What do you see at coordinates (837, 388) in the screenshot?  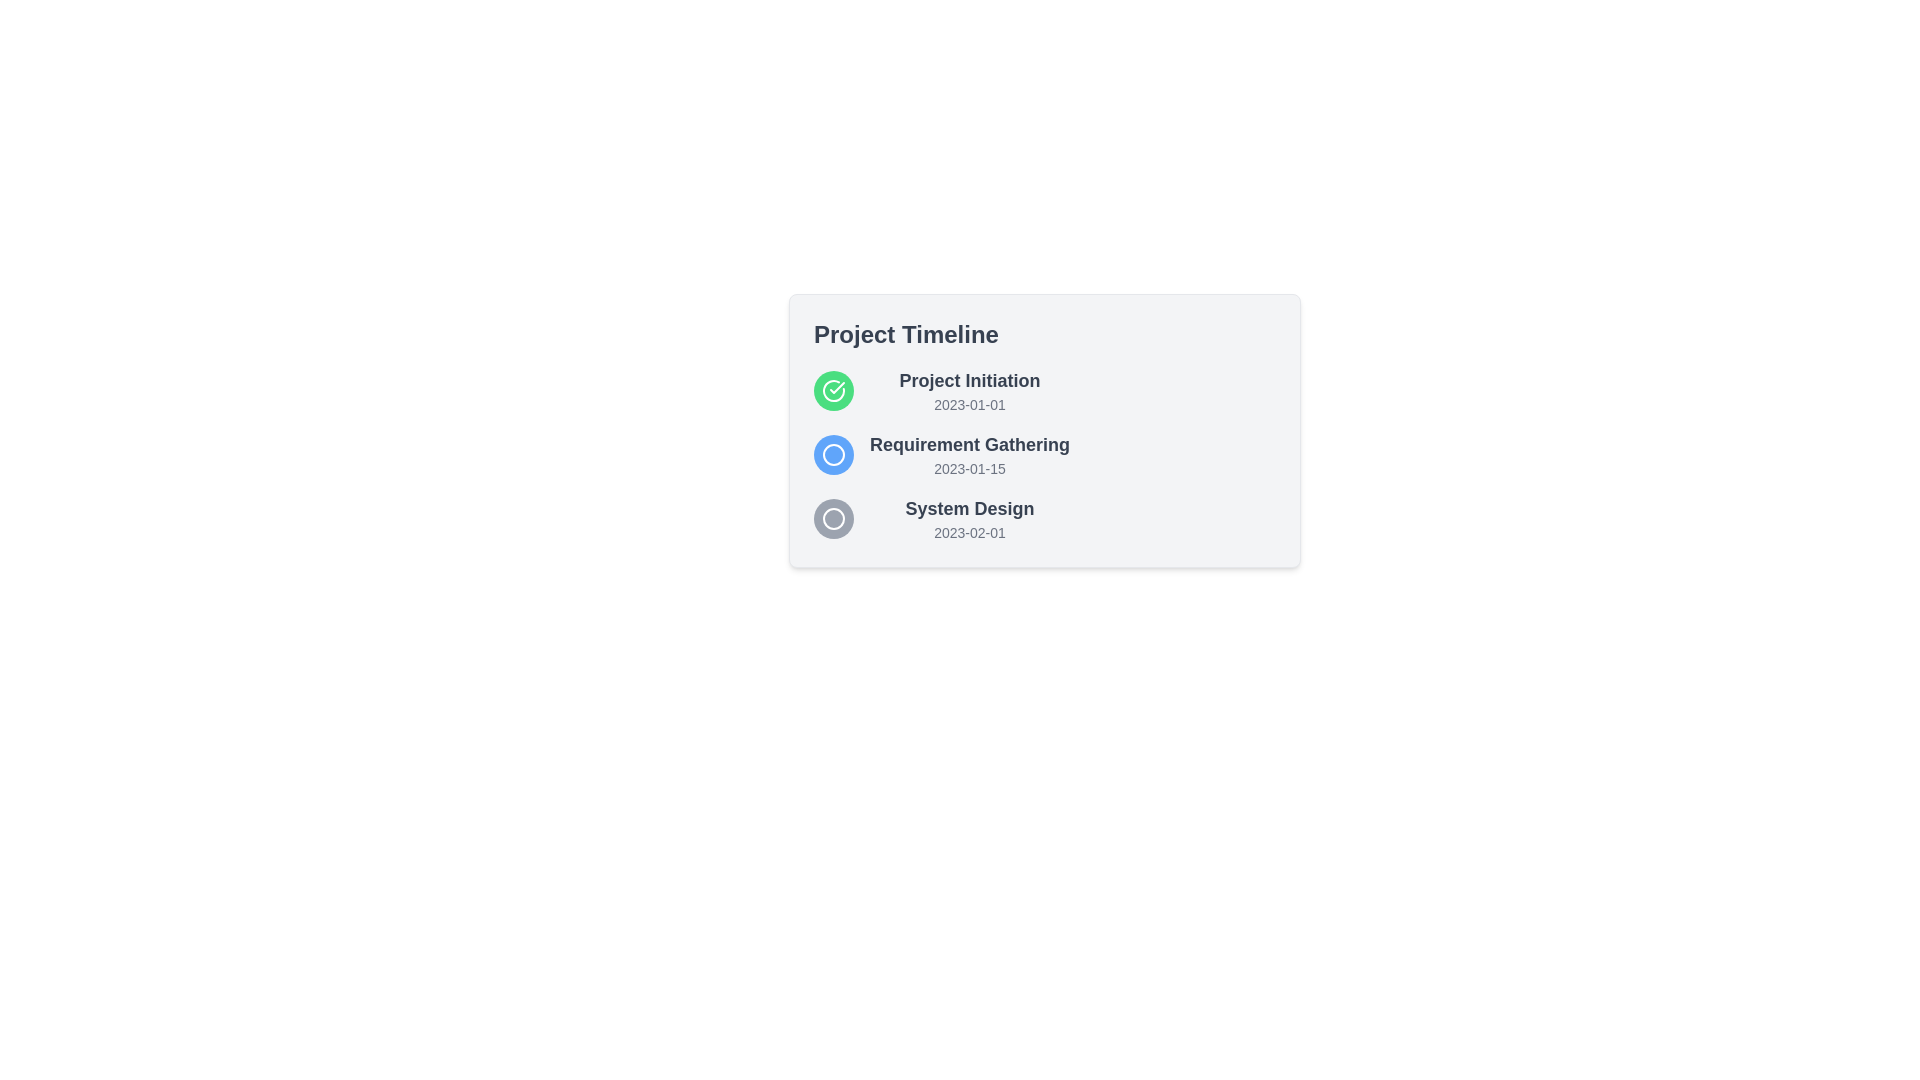 I see `the checkmark icon in the SVG graphic that is adjacent to the 'Project Initiation' entry in the timeline` at bounding box center [837, 388].